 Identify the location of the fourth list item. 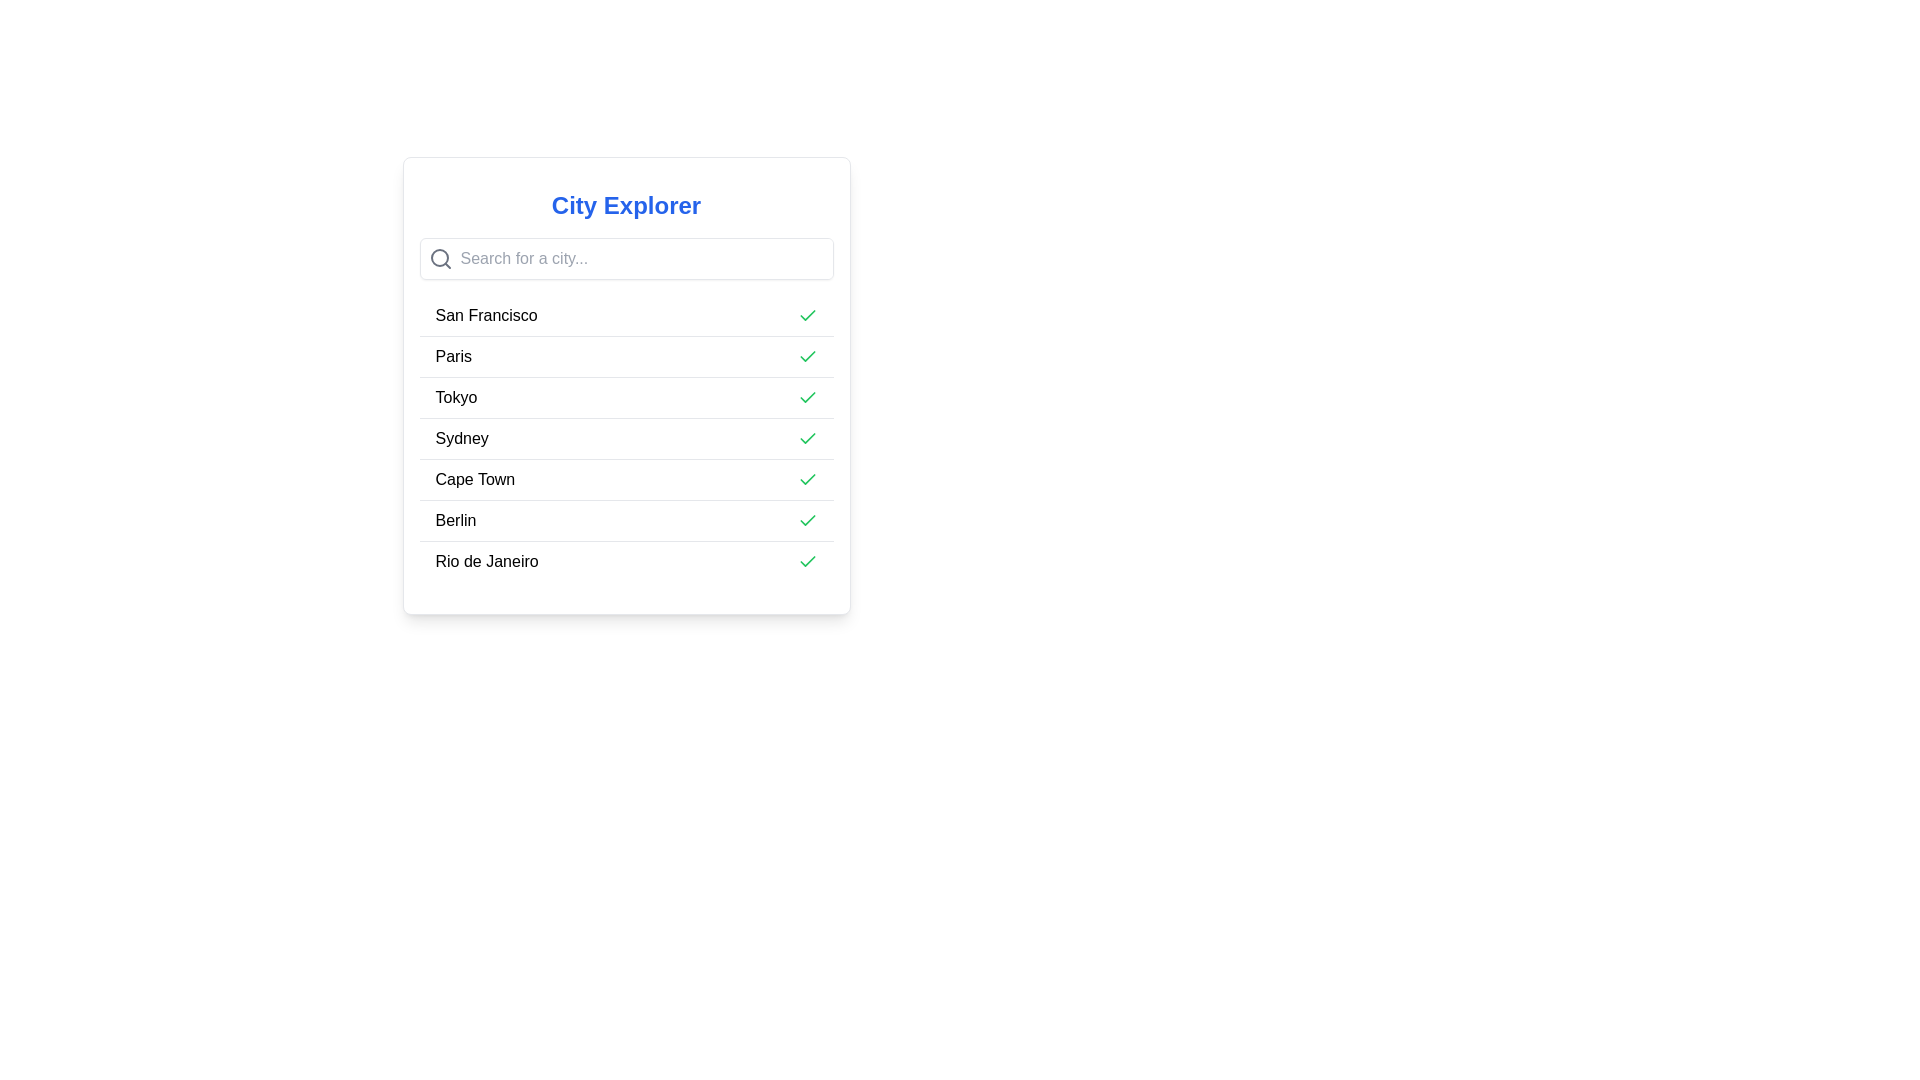
(625, 438).